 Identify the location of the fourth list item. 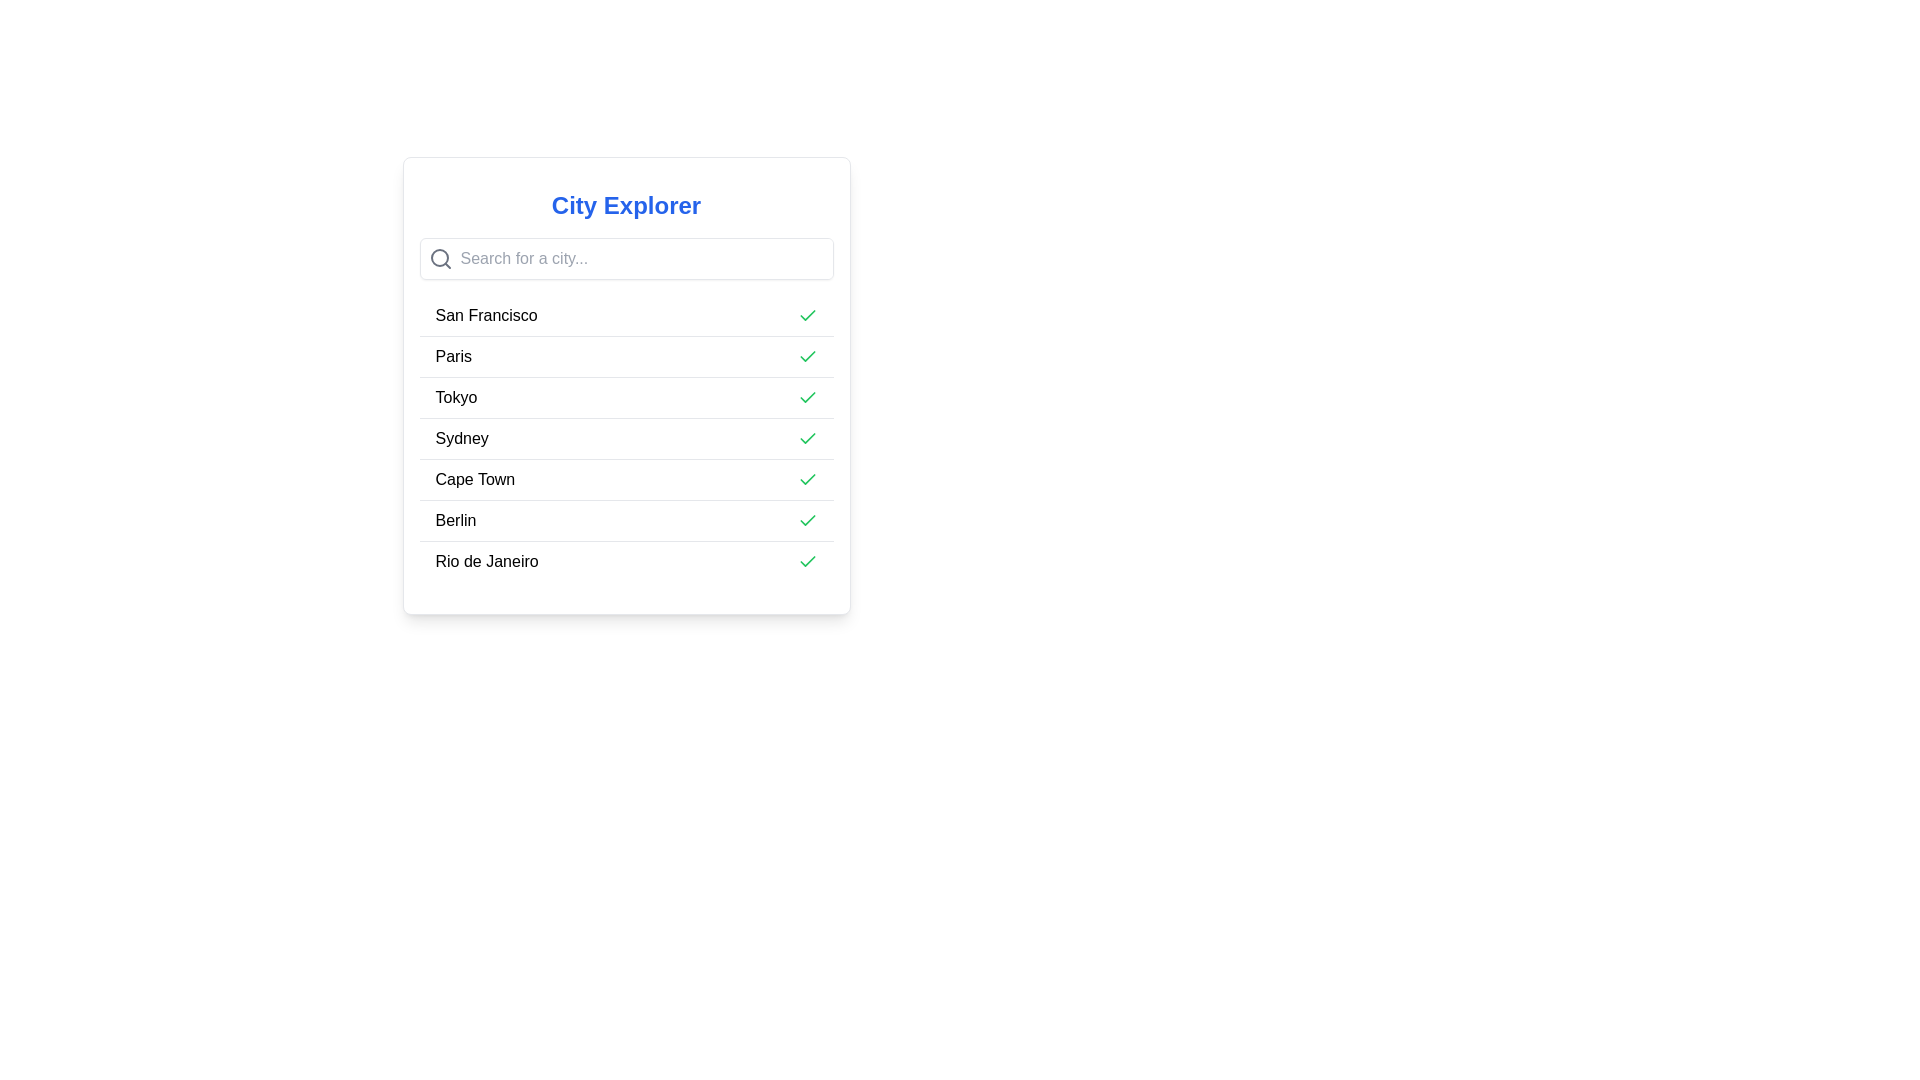
(625, 438).